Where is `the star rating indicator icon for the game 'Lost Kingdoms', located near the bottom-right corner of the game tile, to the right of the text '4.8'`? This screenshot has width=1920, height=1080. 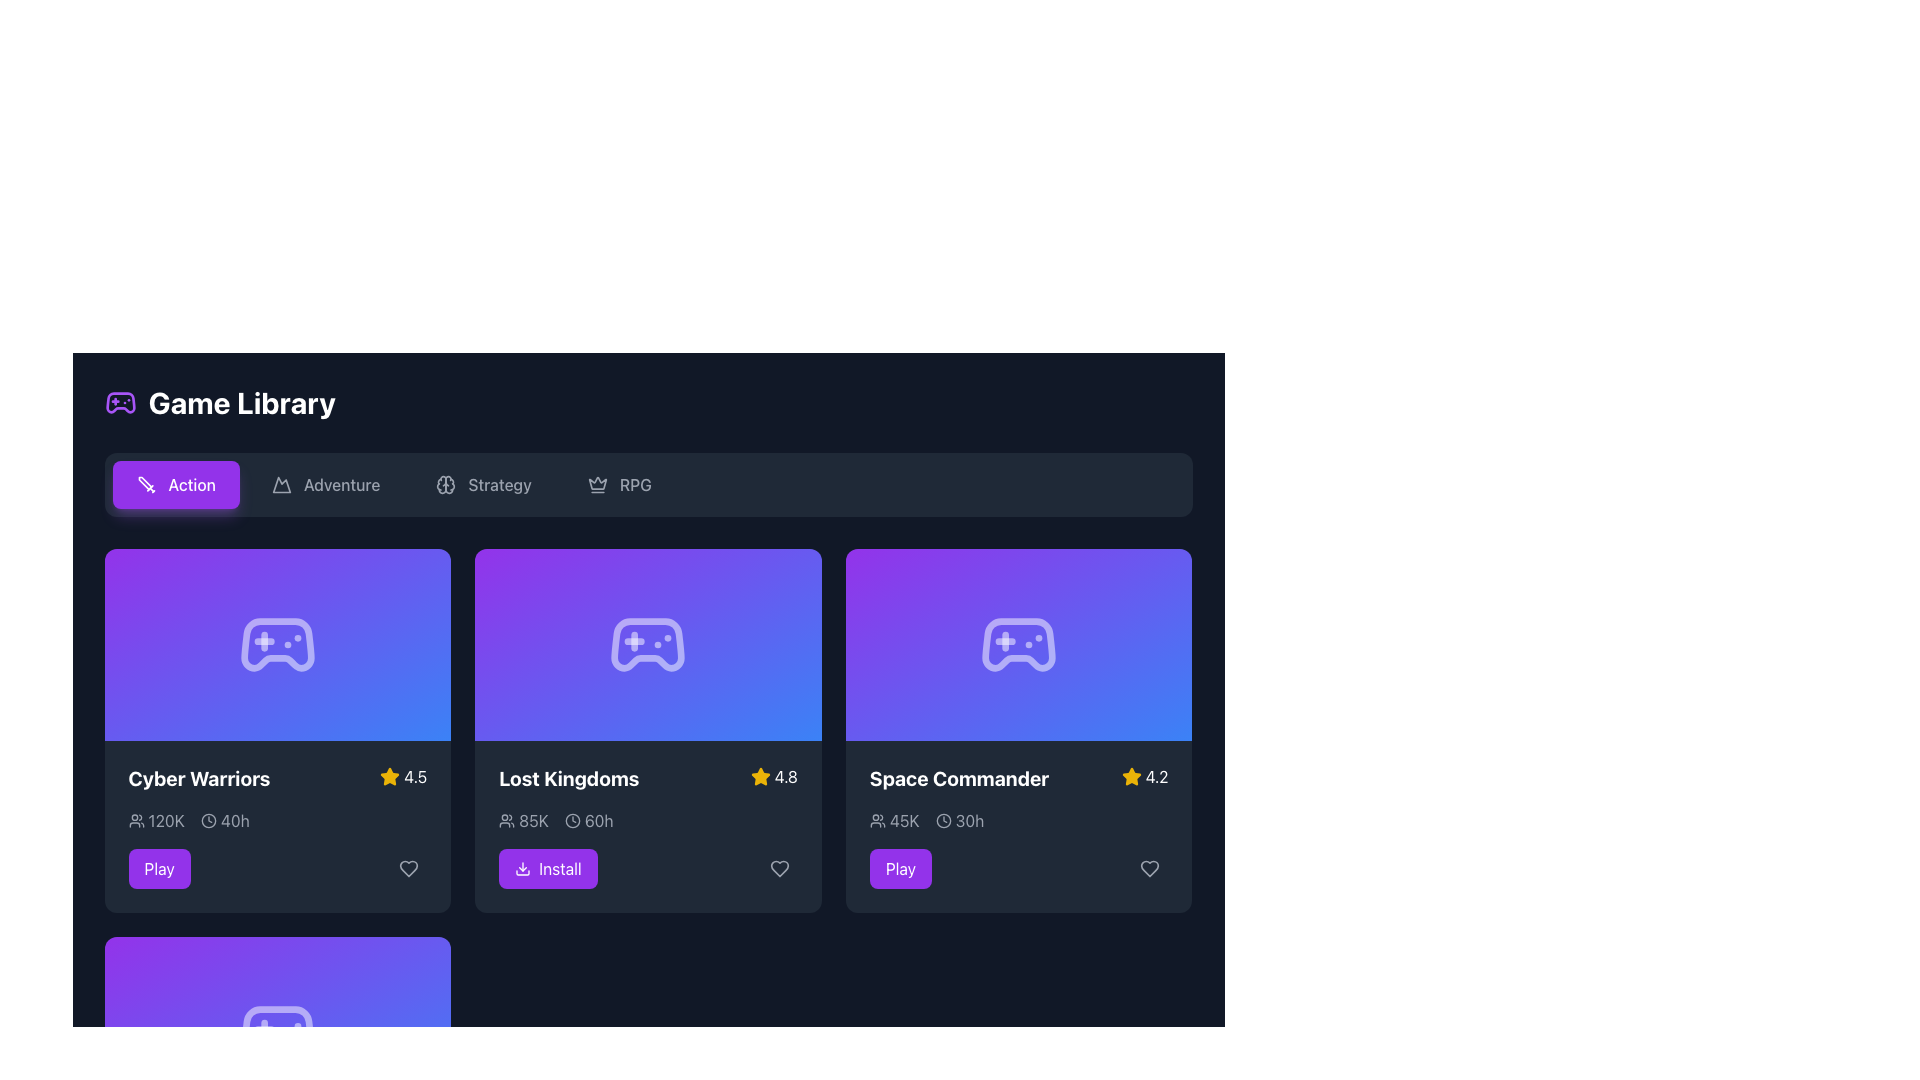
the star rating indicator icon for the game 'Lost Kingdoms', located near the bottom-right corner of the game tile, to the right of the text '4.8' is located at coordinates (390, 775).